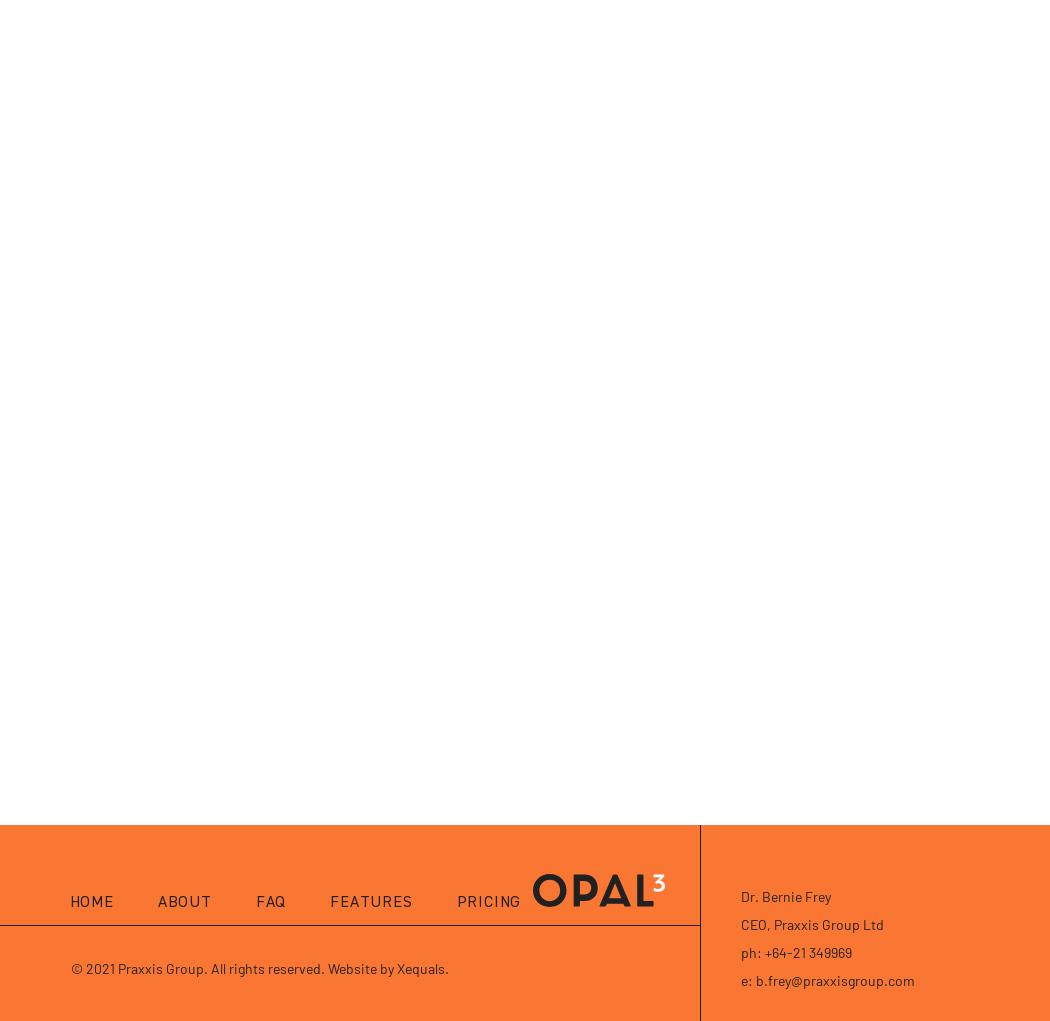 The width and height of the screenshot is (1050, 1021). I want to click on 'Home', so click(67, 900).